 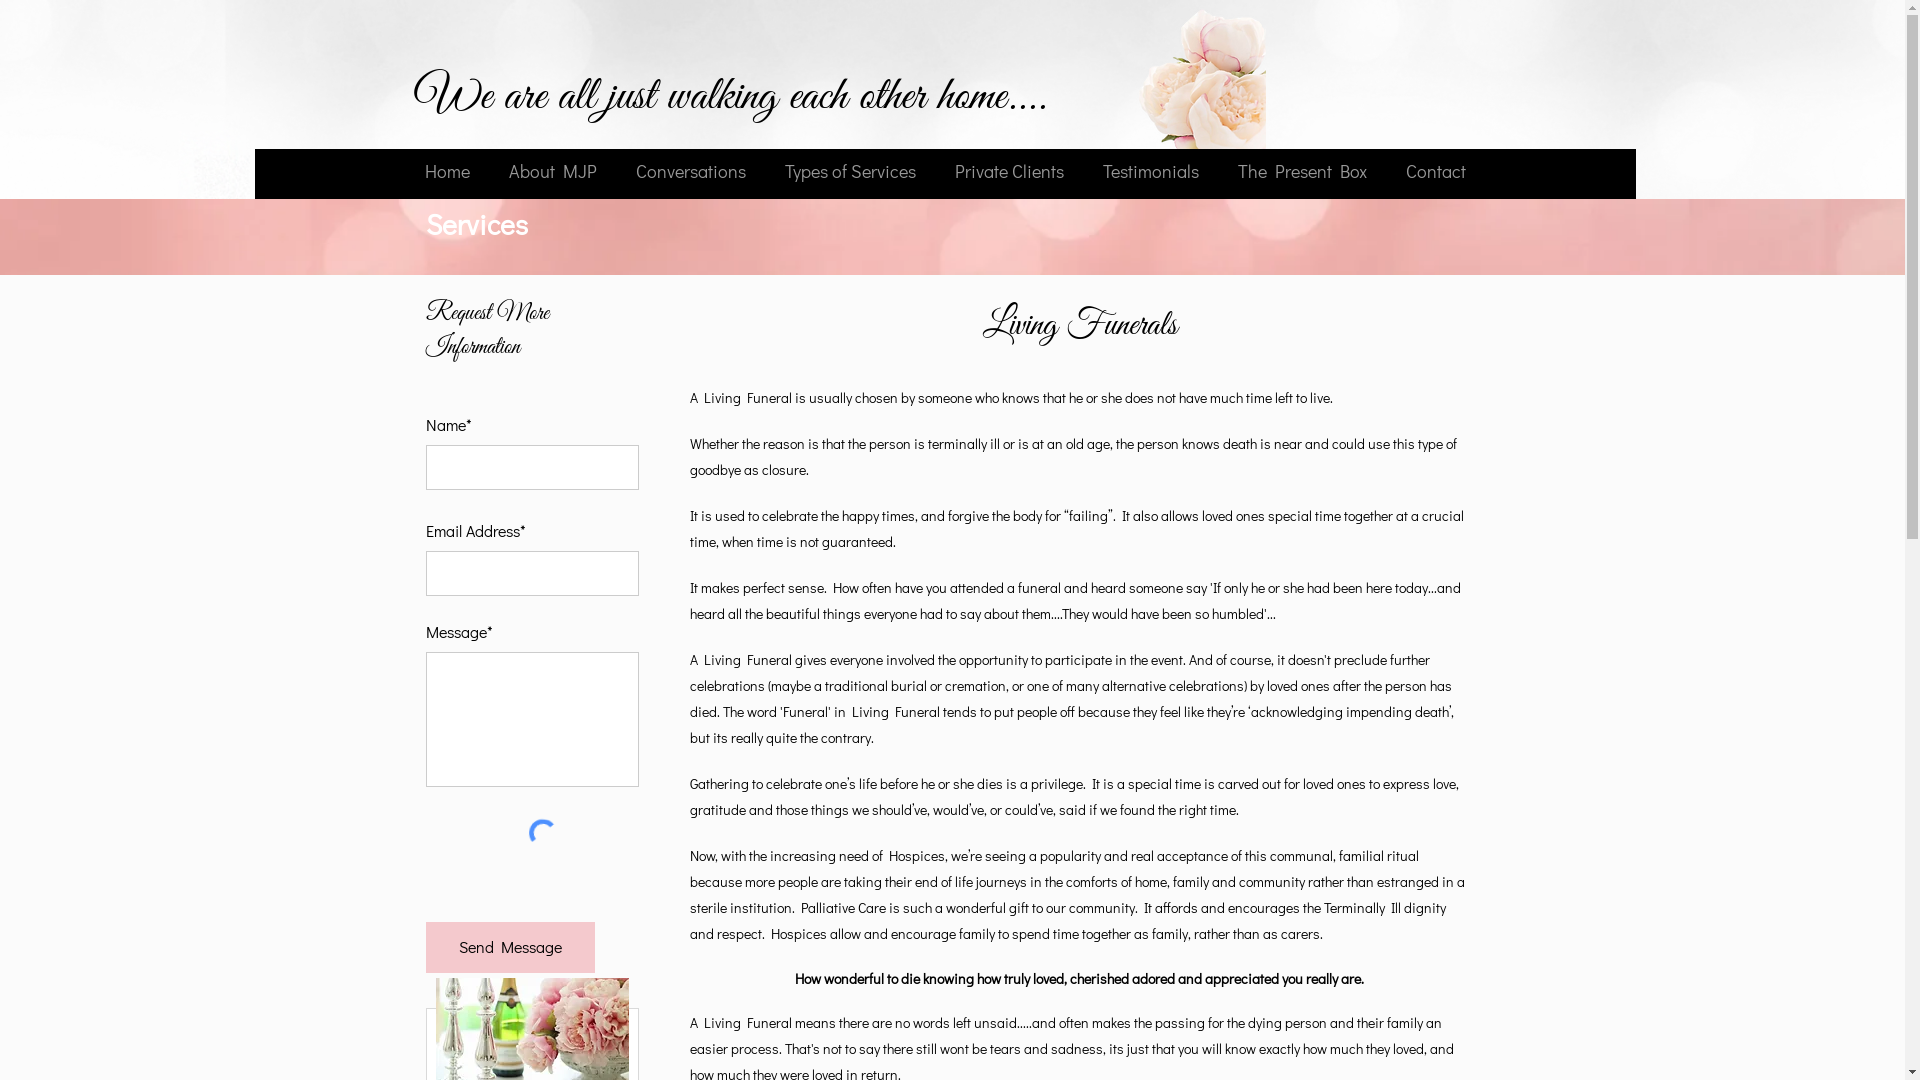 I want to click on 'About MJP', so click(x=553, y=169).